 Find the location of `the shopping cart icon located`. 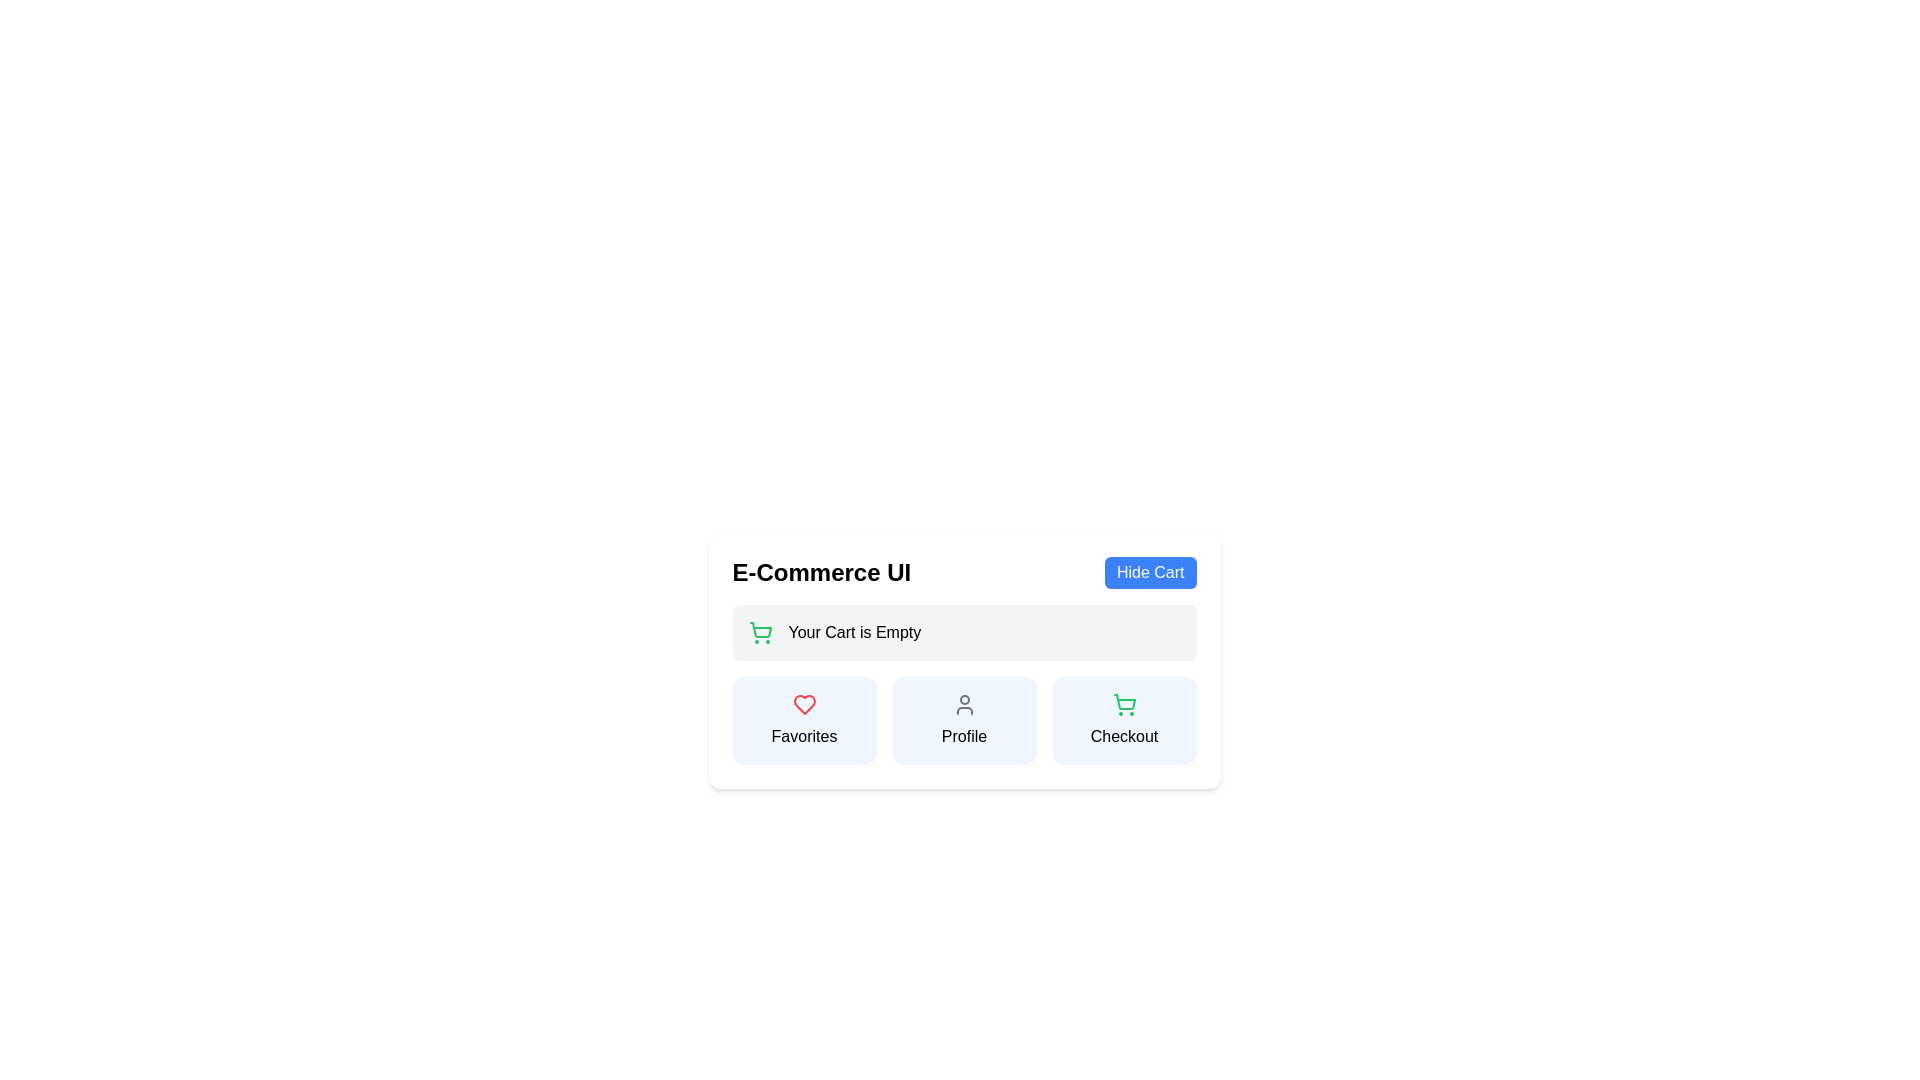

the shopping cart icon located is located at coordinates (1124, 701).